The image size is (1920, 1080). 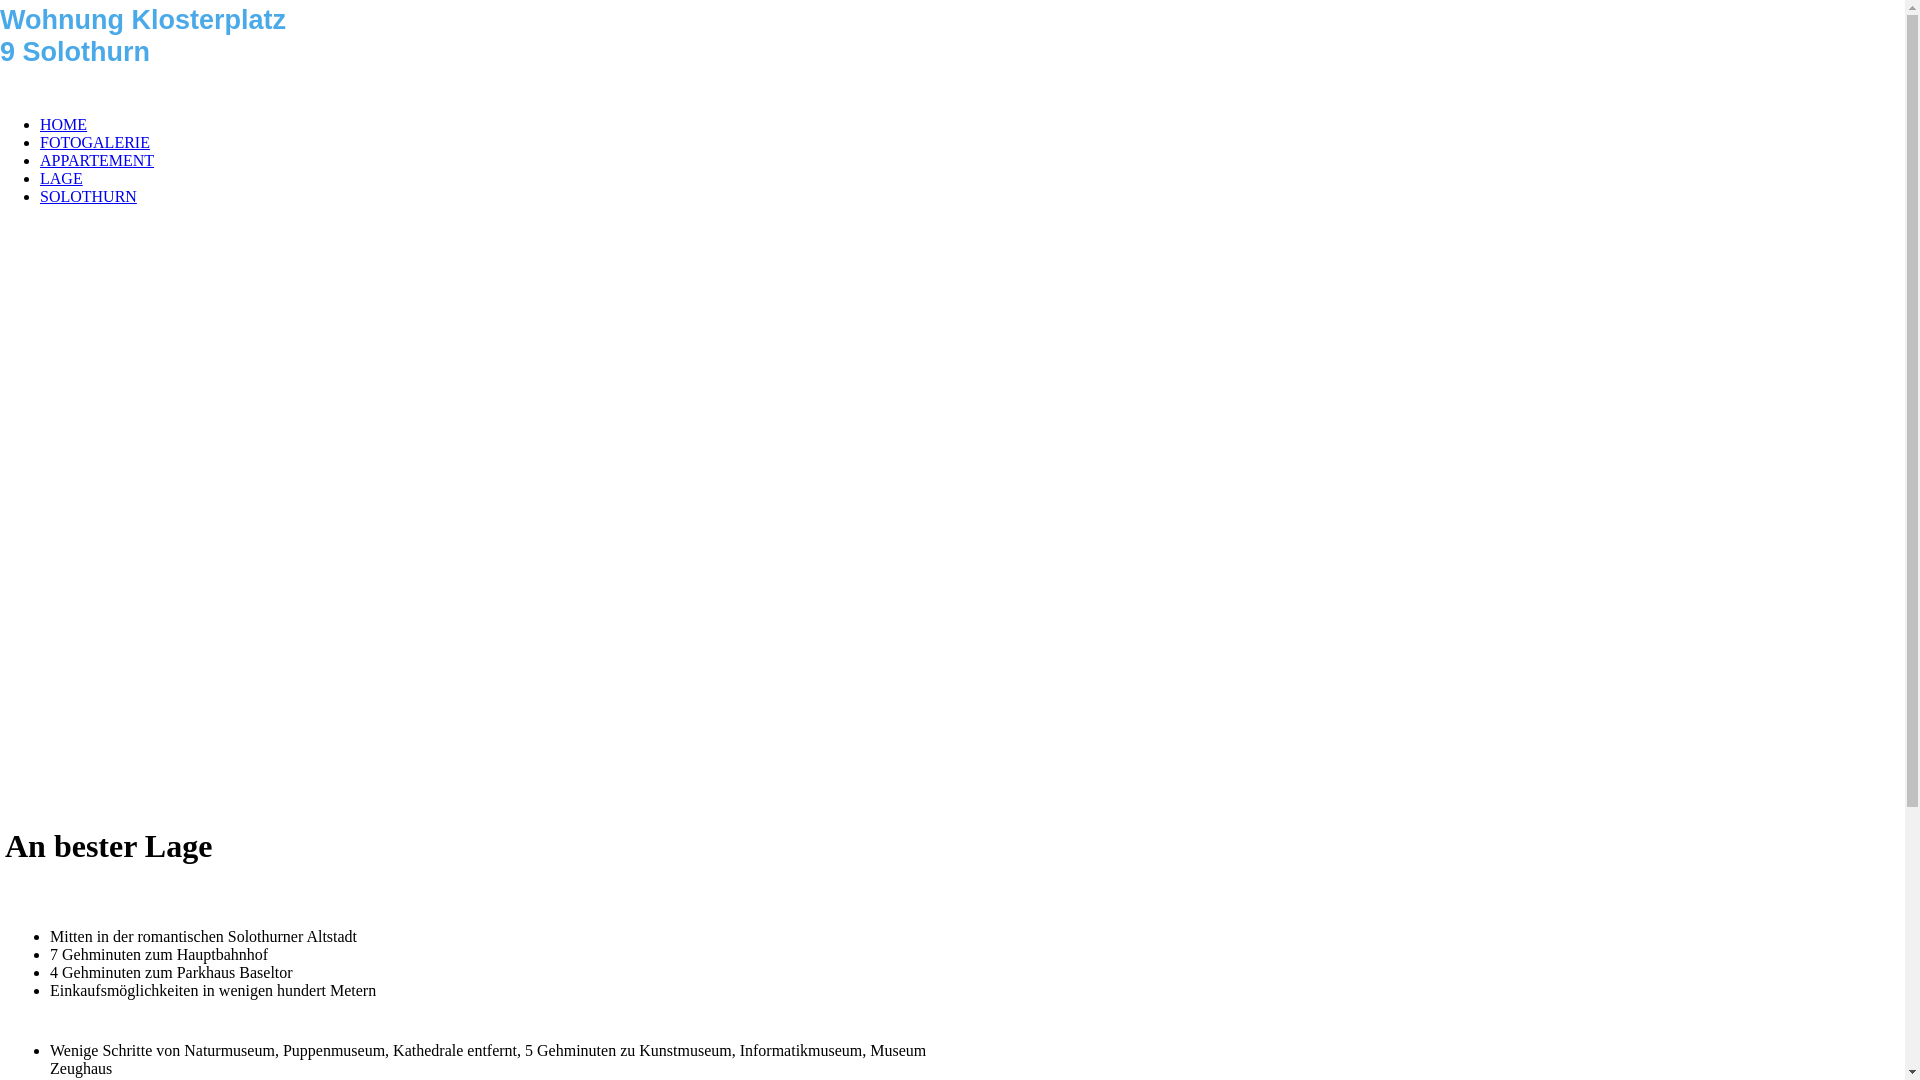 I want to click on 'APPARTEMENT', so click(x=39, y=159).